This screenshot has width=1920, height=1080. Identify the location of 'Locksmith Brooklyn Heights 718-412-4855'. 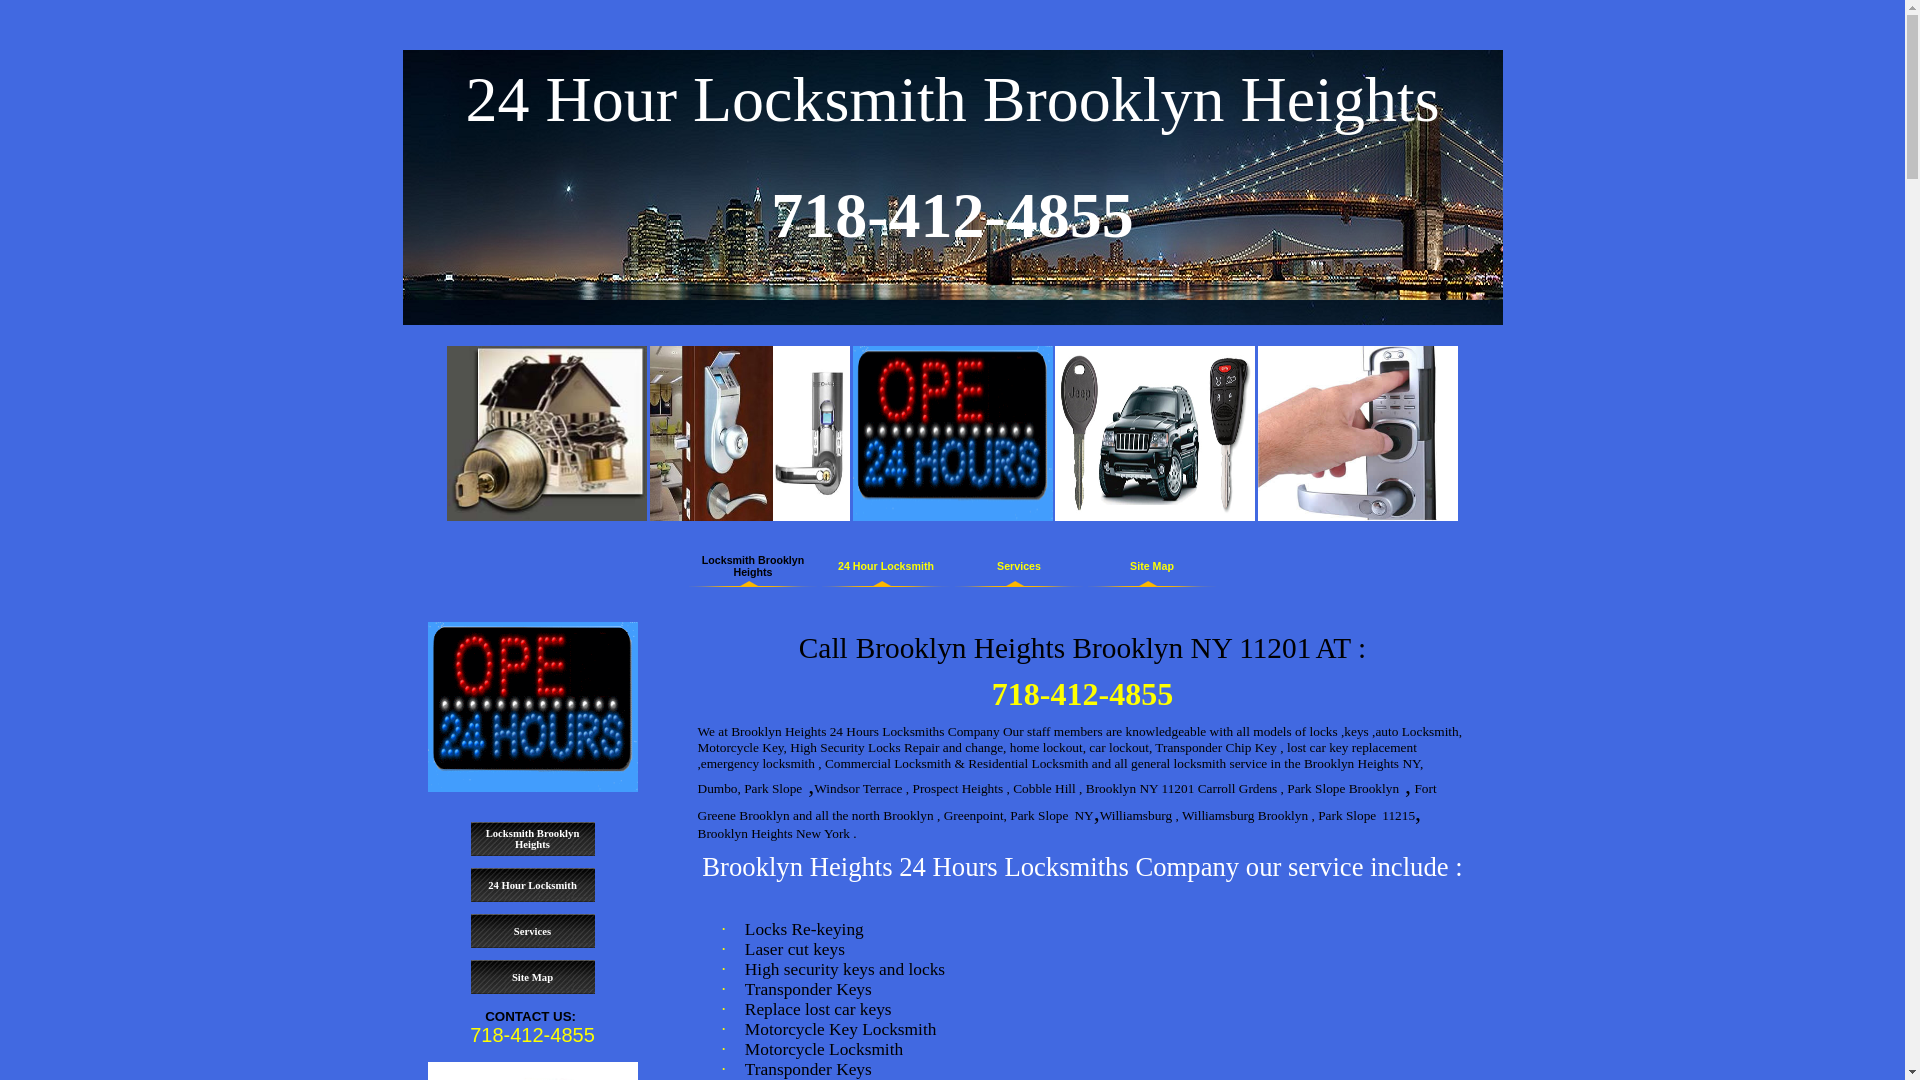
(547, 432).